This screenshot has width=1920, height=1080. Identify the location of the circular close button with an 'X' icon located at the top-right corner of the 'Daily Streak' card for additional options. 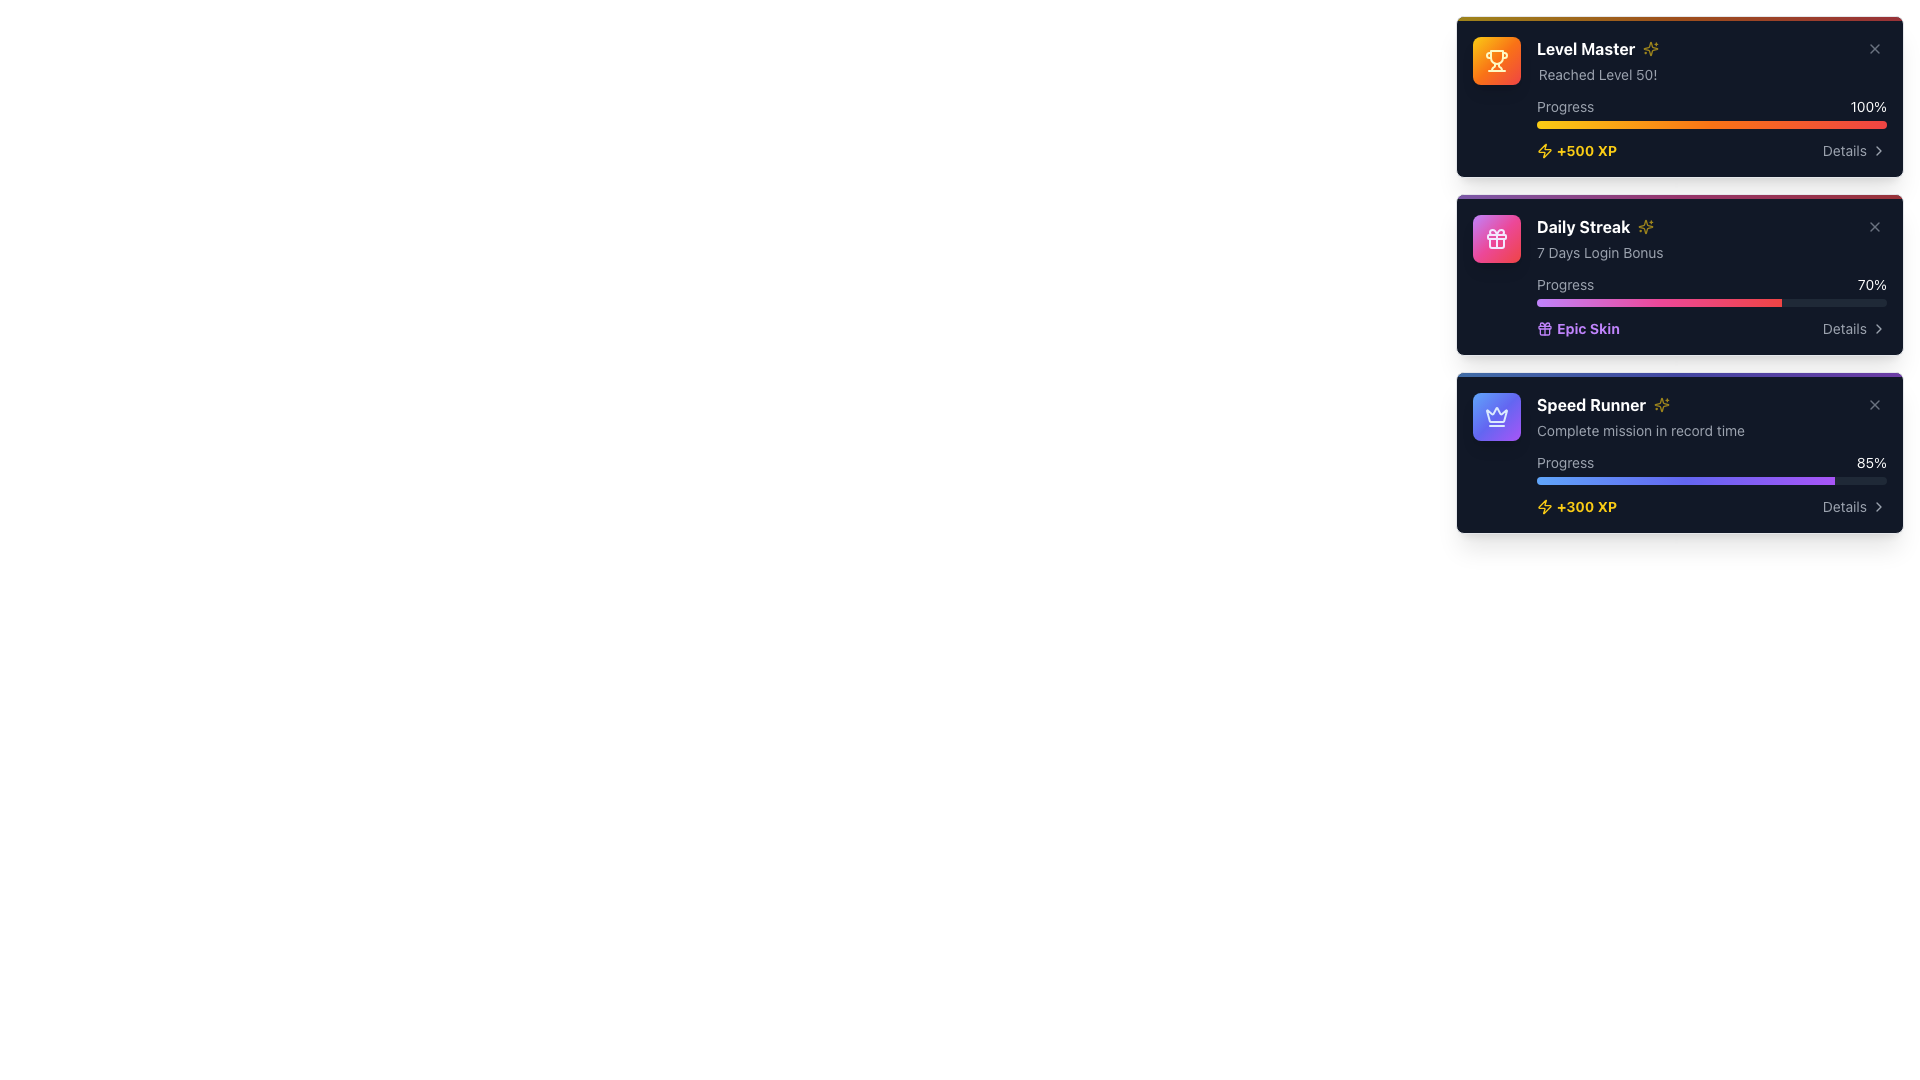
(1874, 226).